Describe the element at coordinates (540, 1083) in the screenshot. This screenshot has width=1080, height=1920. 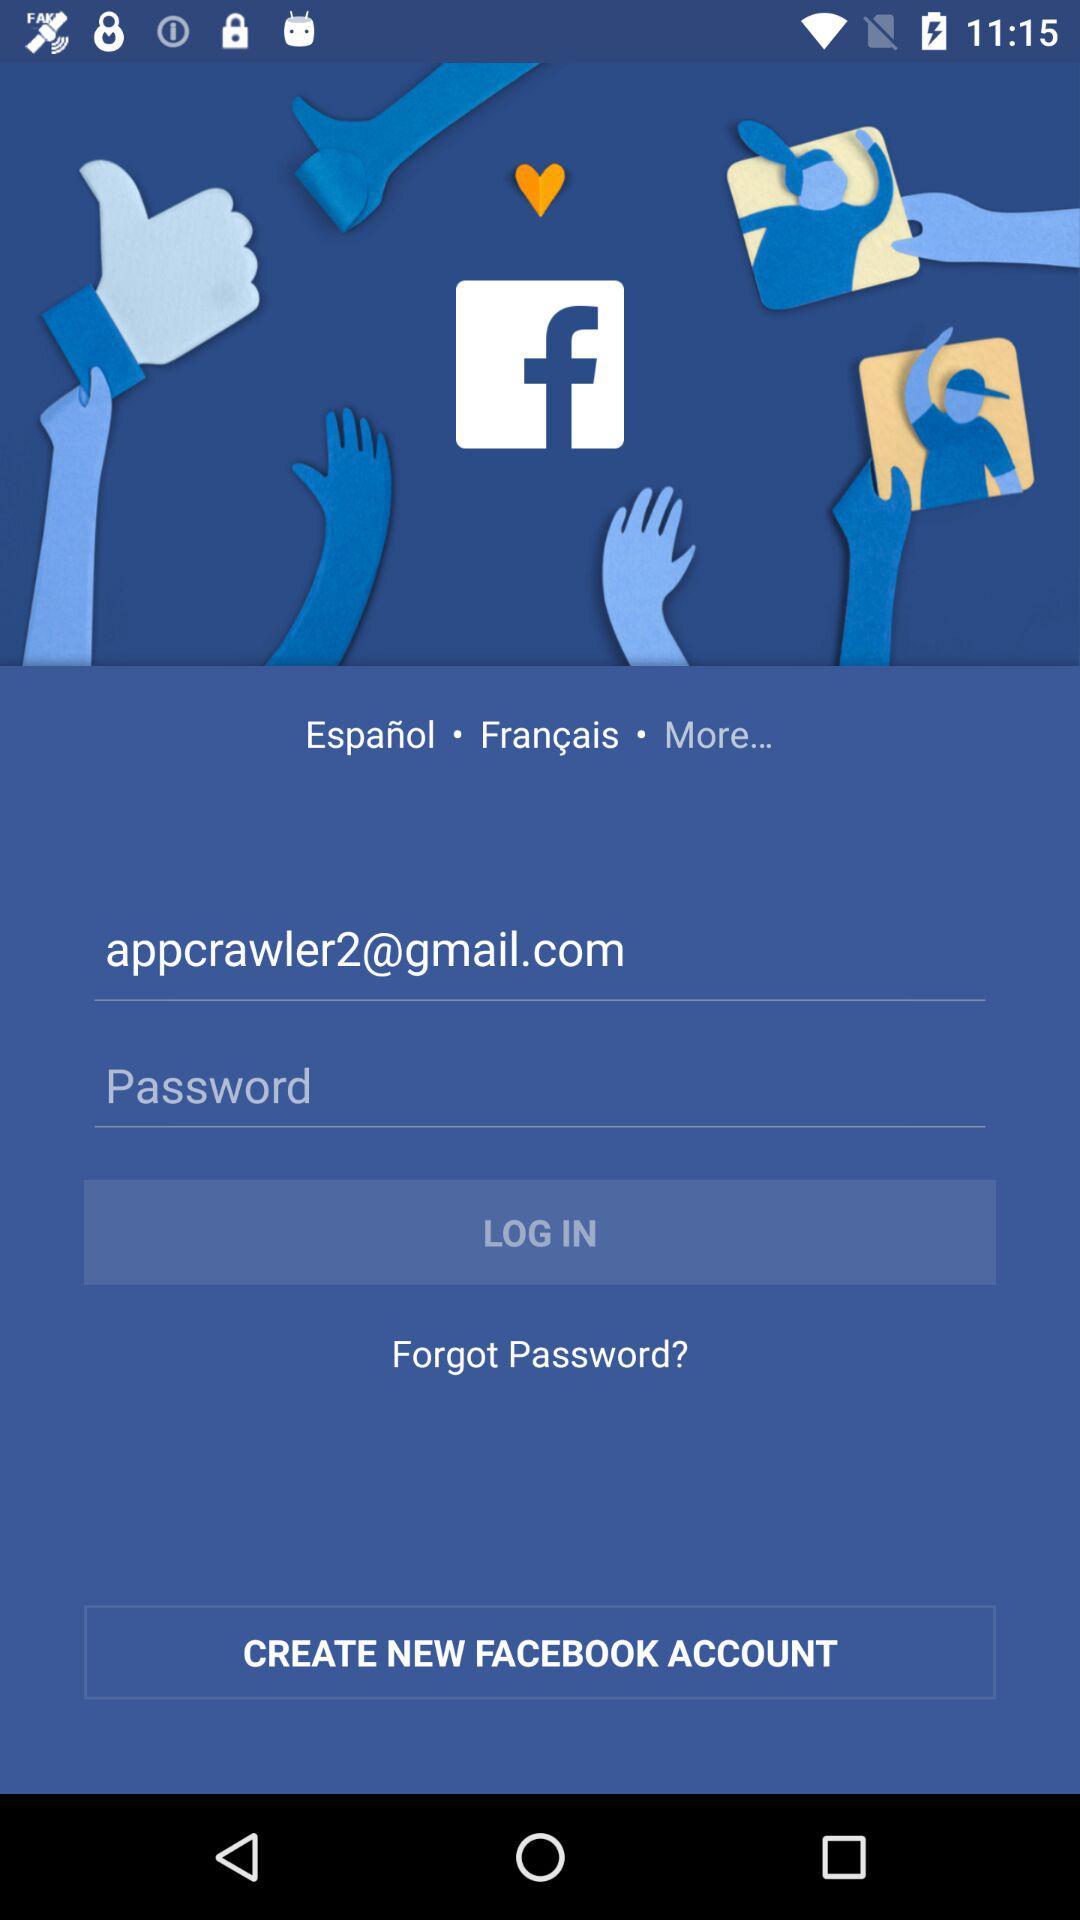
I see `icon above the log in item` at that location.